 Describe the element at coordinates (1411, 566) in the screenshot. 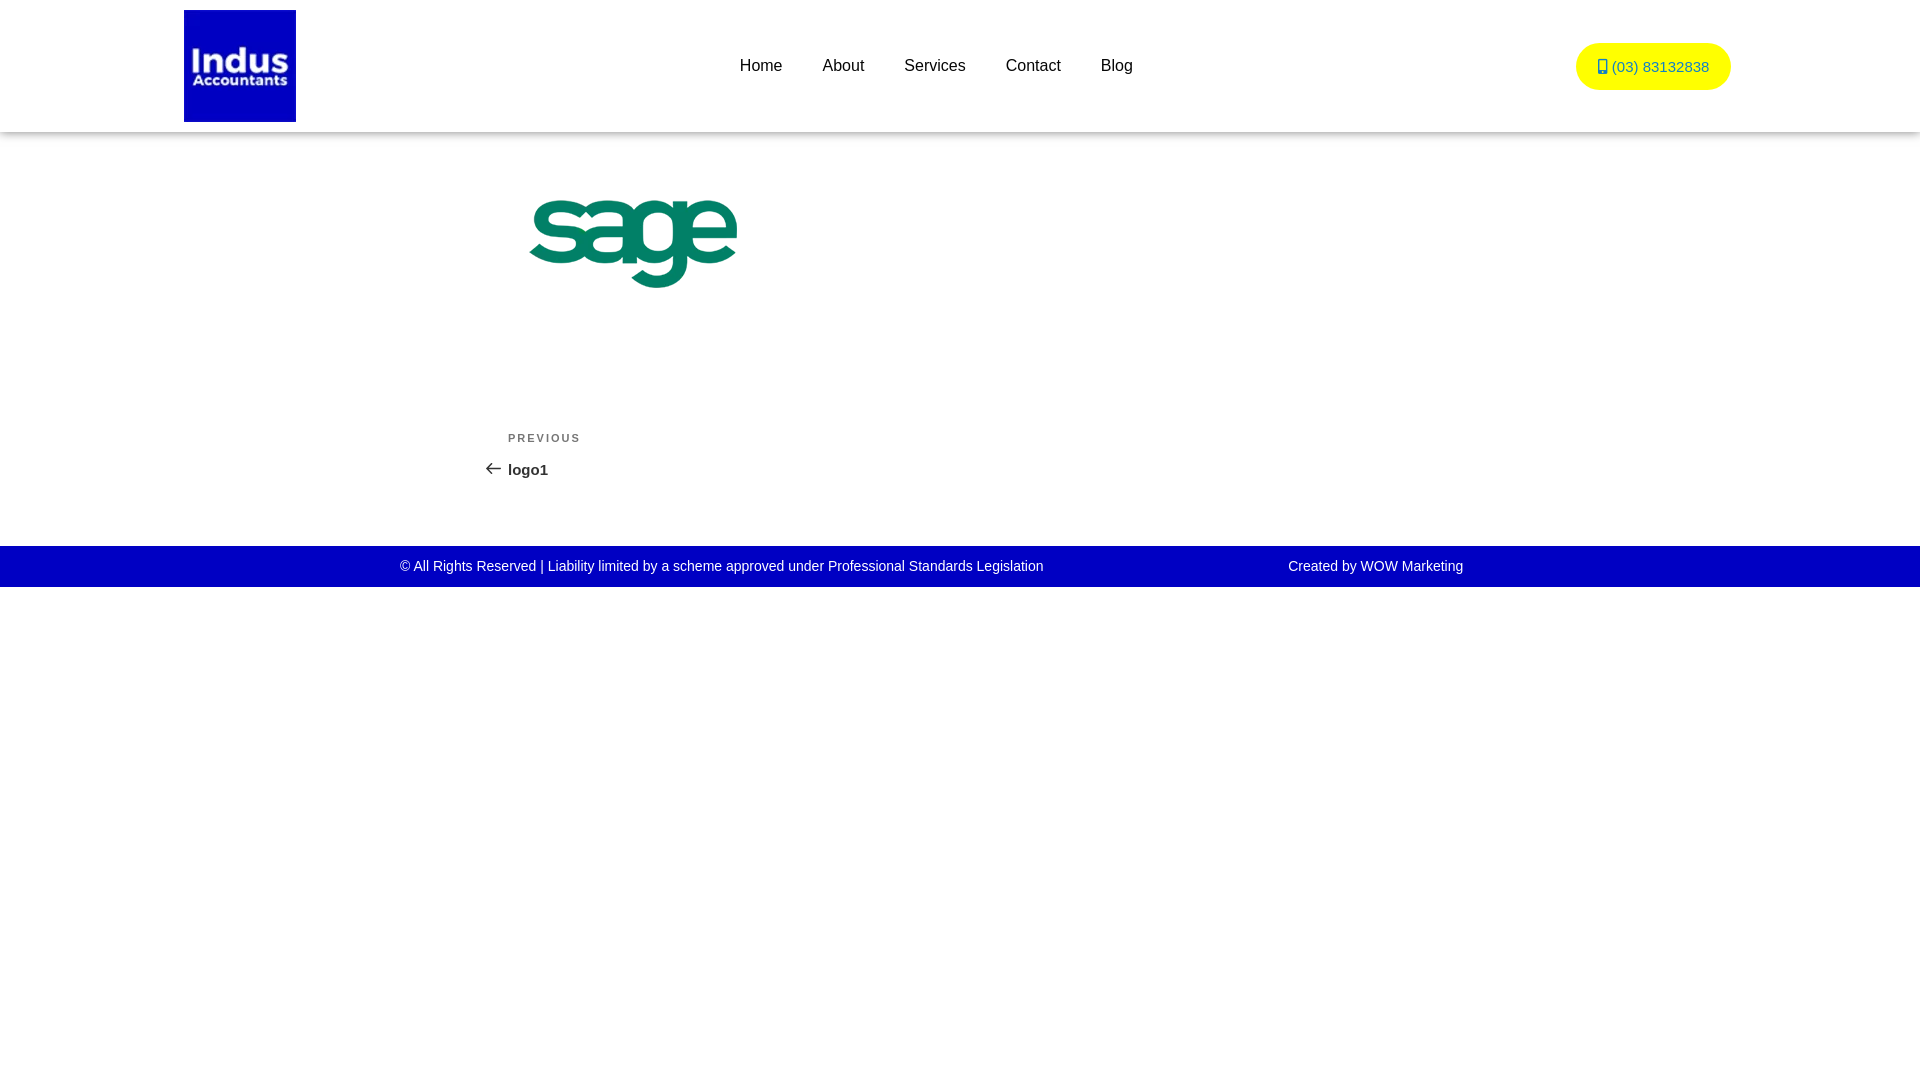

I see `'WOW Marketing'` at that location.